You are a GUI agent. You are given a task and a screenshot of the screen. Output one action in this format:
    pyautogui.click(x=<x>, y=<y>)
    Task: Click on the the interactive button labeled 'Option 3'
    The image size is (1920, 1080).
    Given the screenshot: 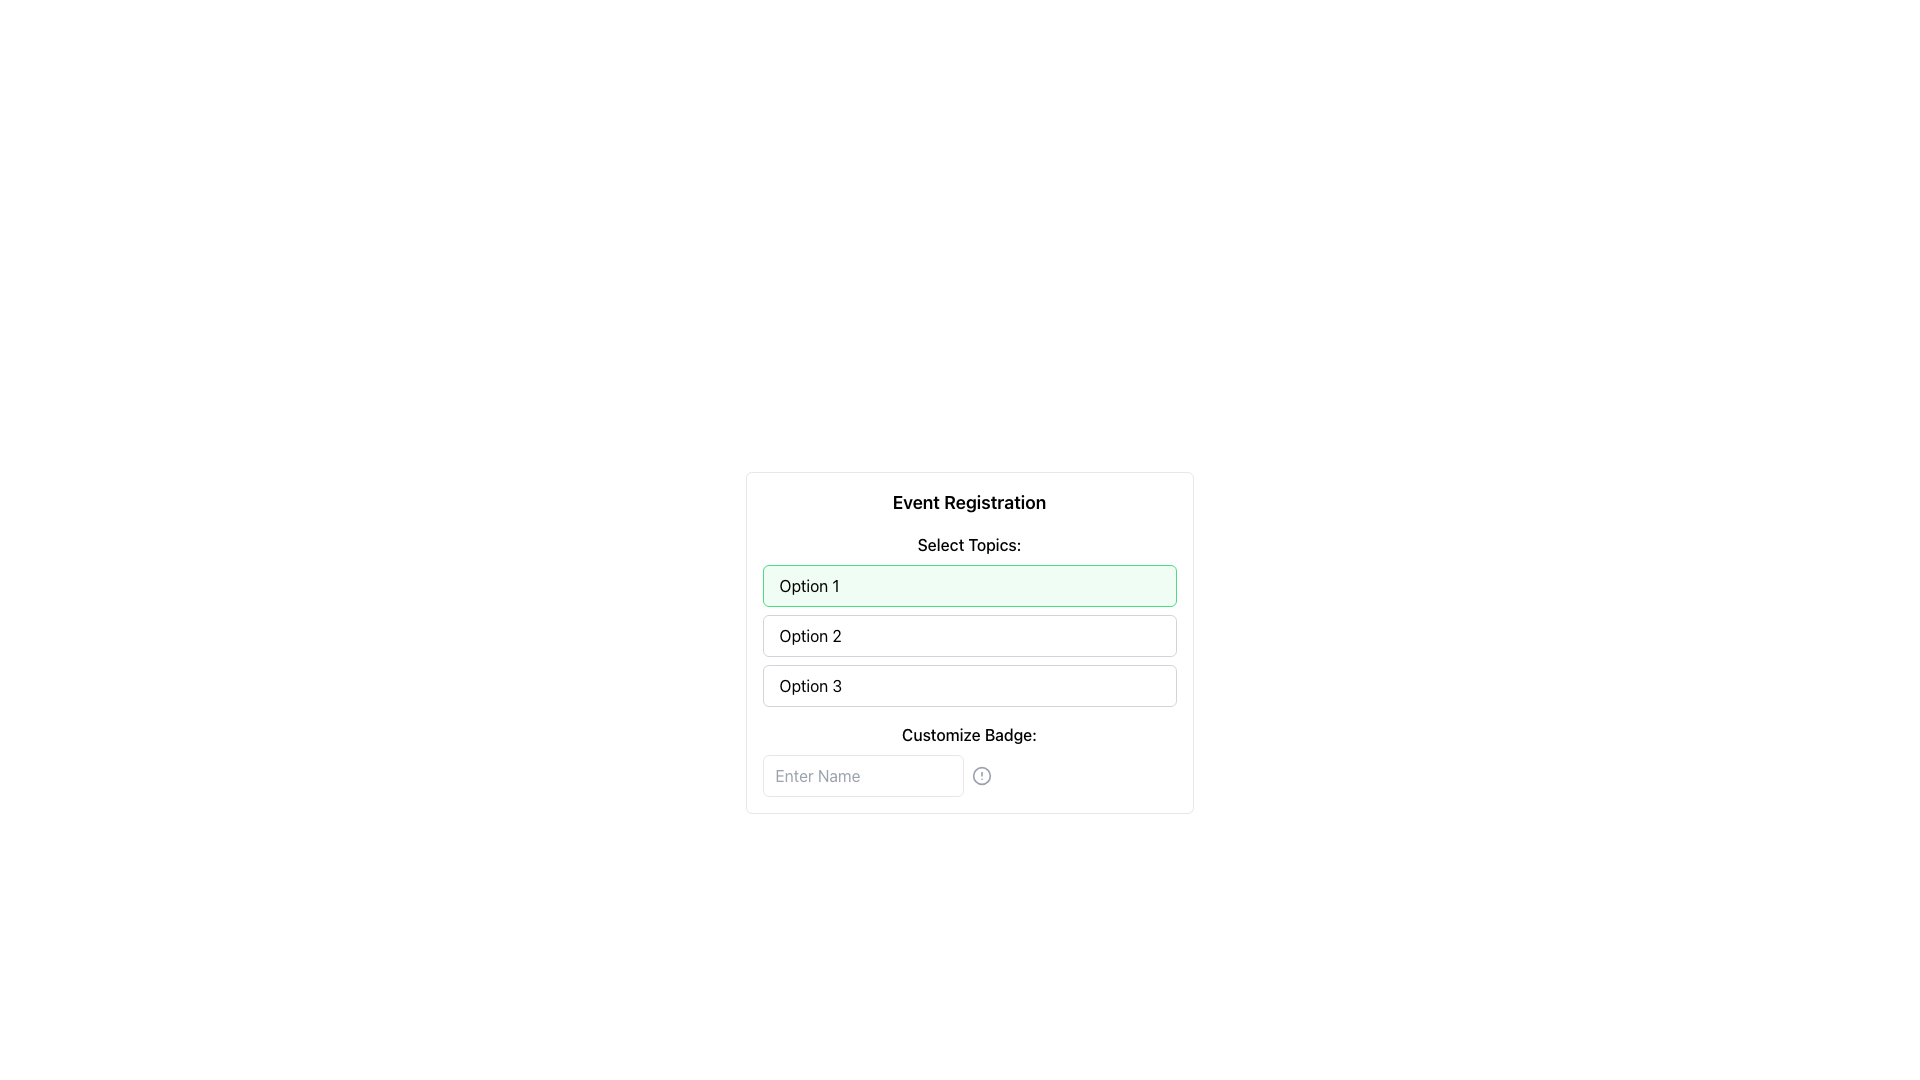 What is the action you would take?
    pyautogui.click(x=969, y=685)
    